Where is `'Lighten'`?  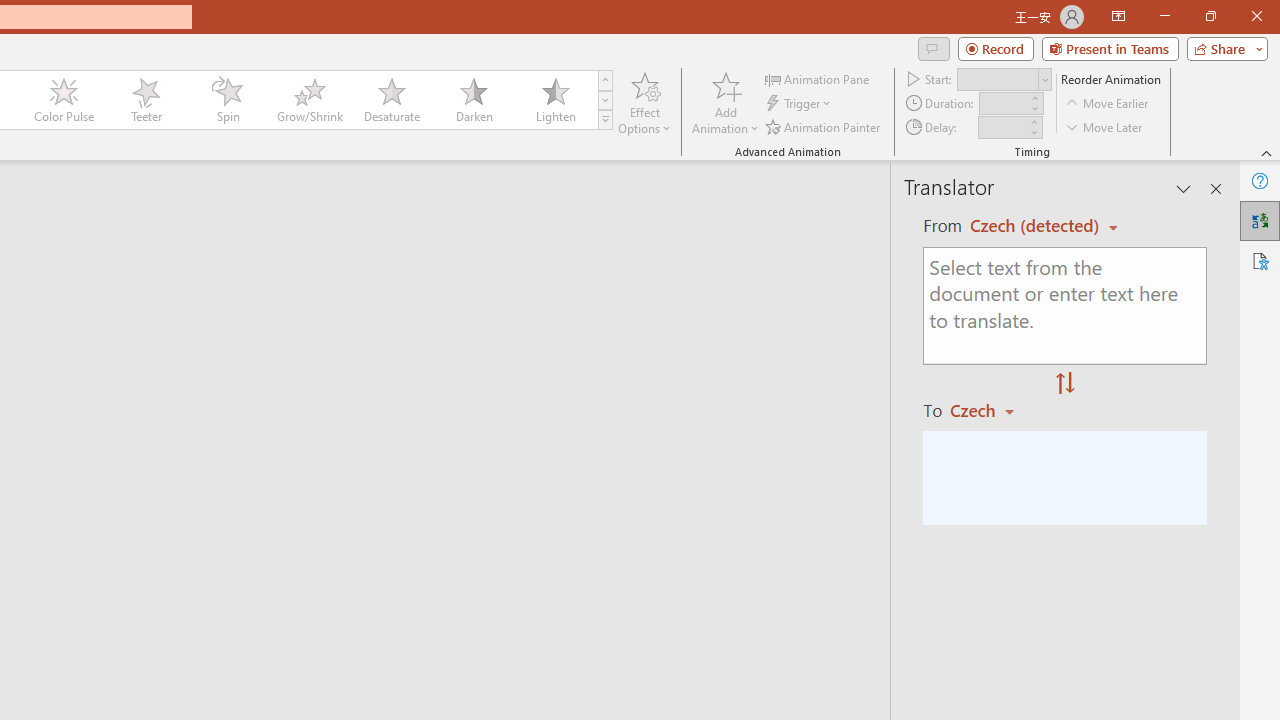
'Lighten' is located at coordinates (555, 100).